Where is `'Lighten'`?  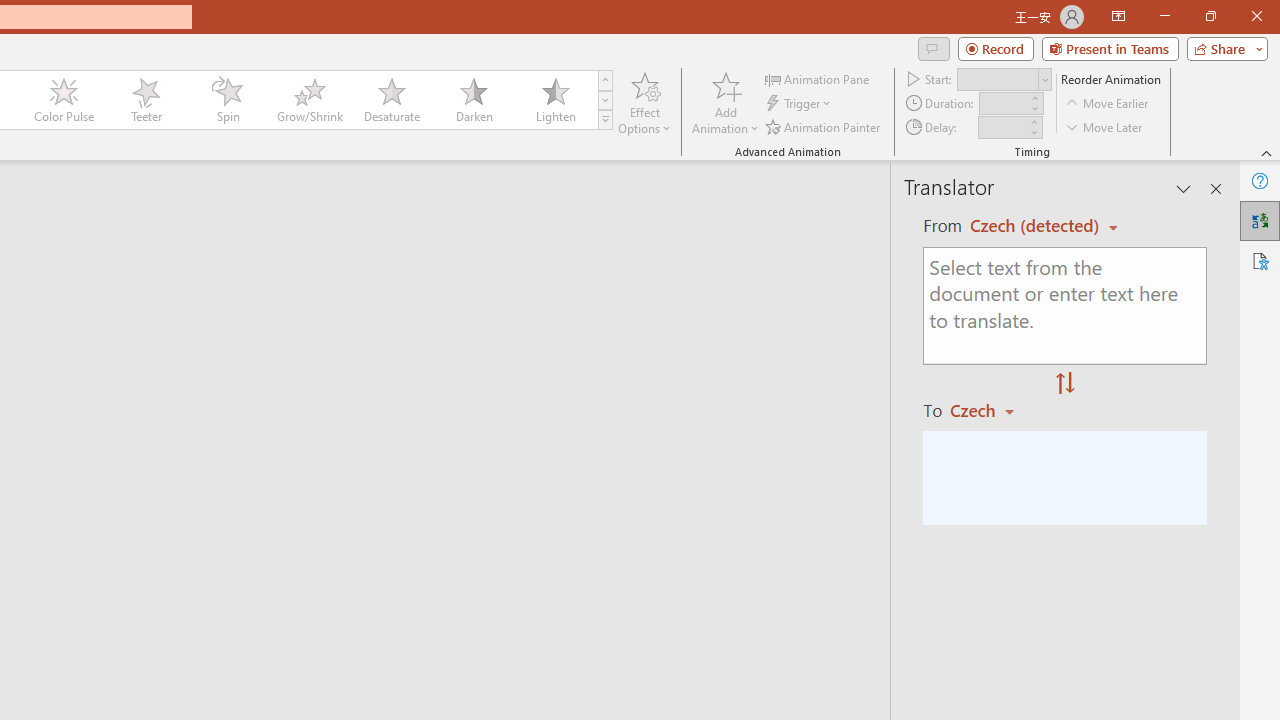
'Lighten' is located at coordinates (555, 100).